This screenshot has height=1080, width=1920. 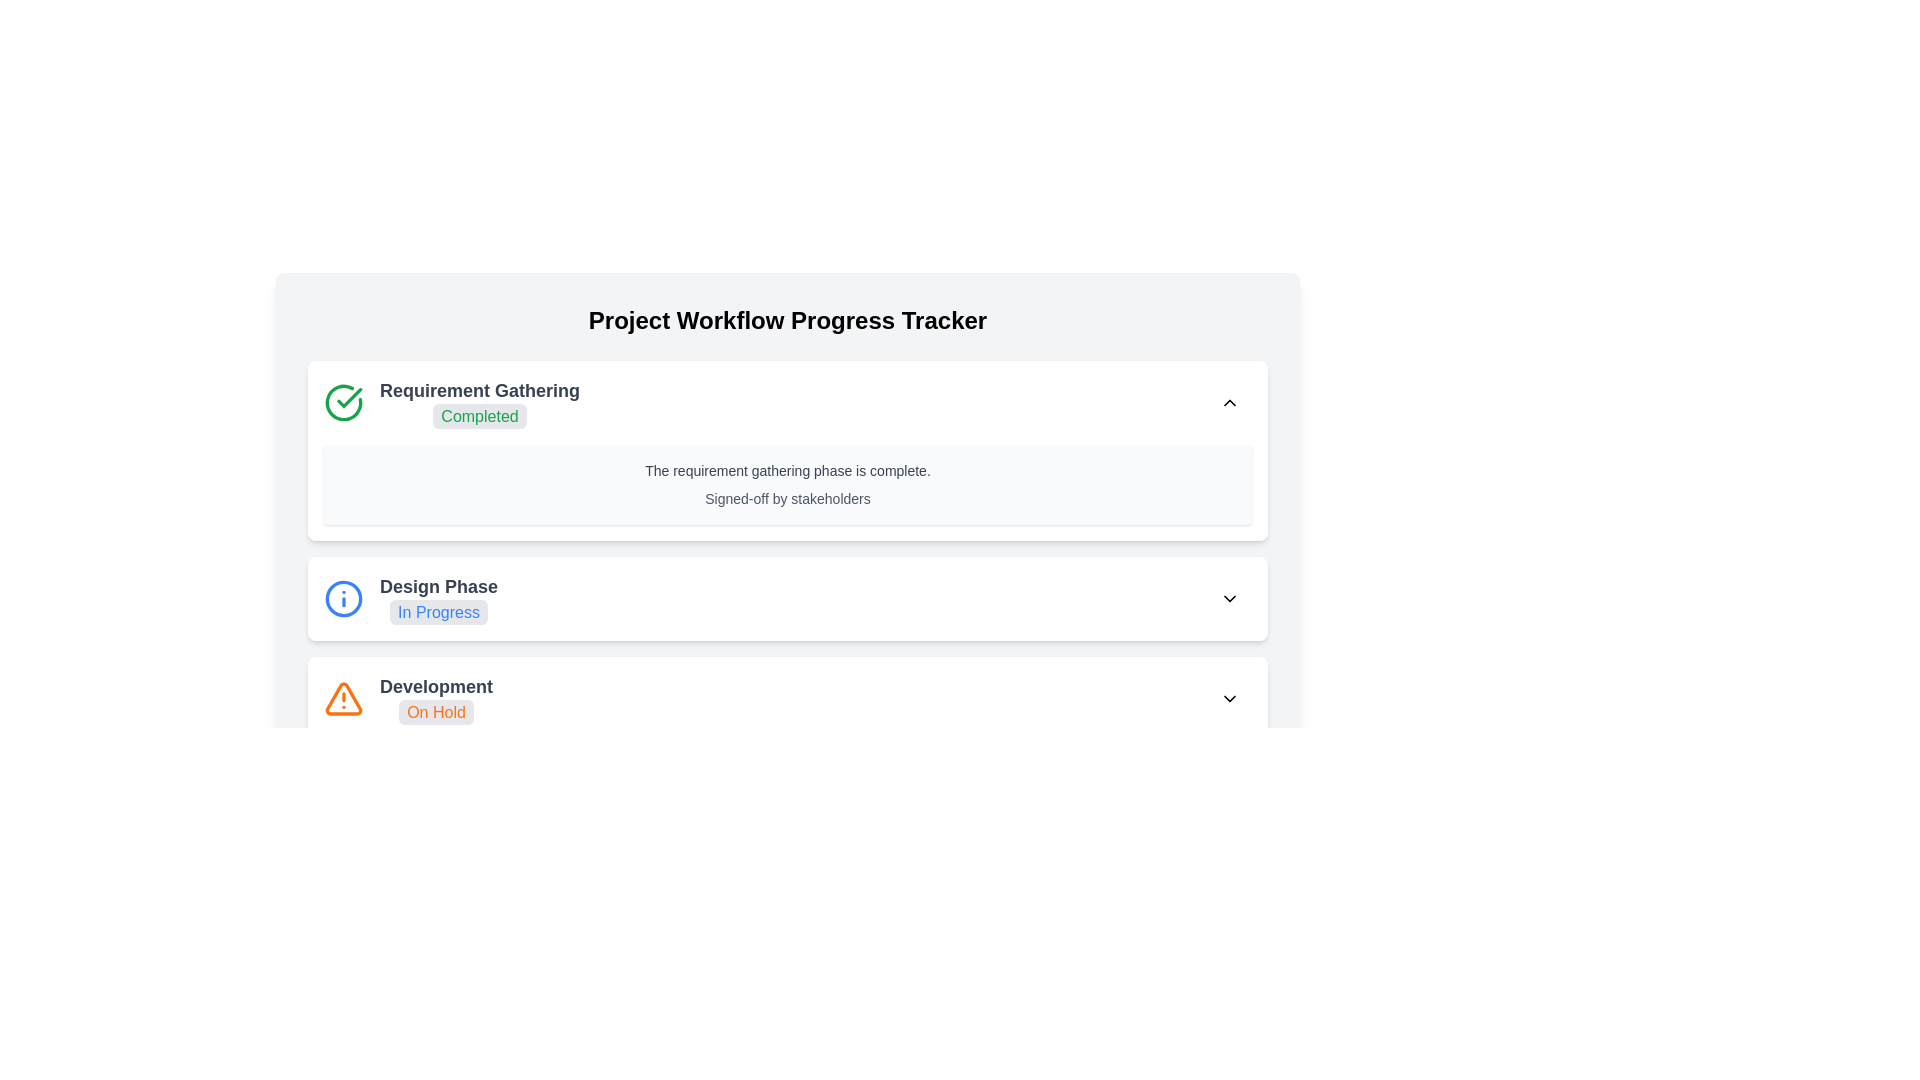 I want to click on the warning icon in the 'Development' section of the 'Project Workflow Progress Tracker', which indicates that attention is needed in this stage of the workflow, so click(x=344, y=697).